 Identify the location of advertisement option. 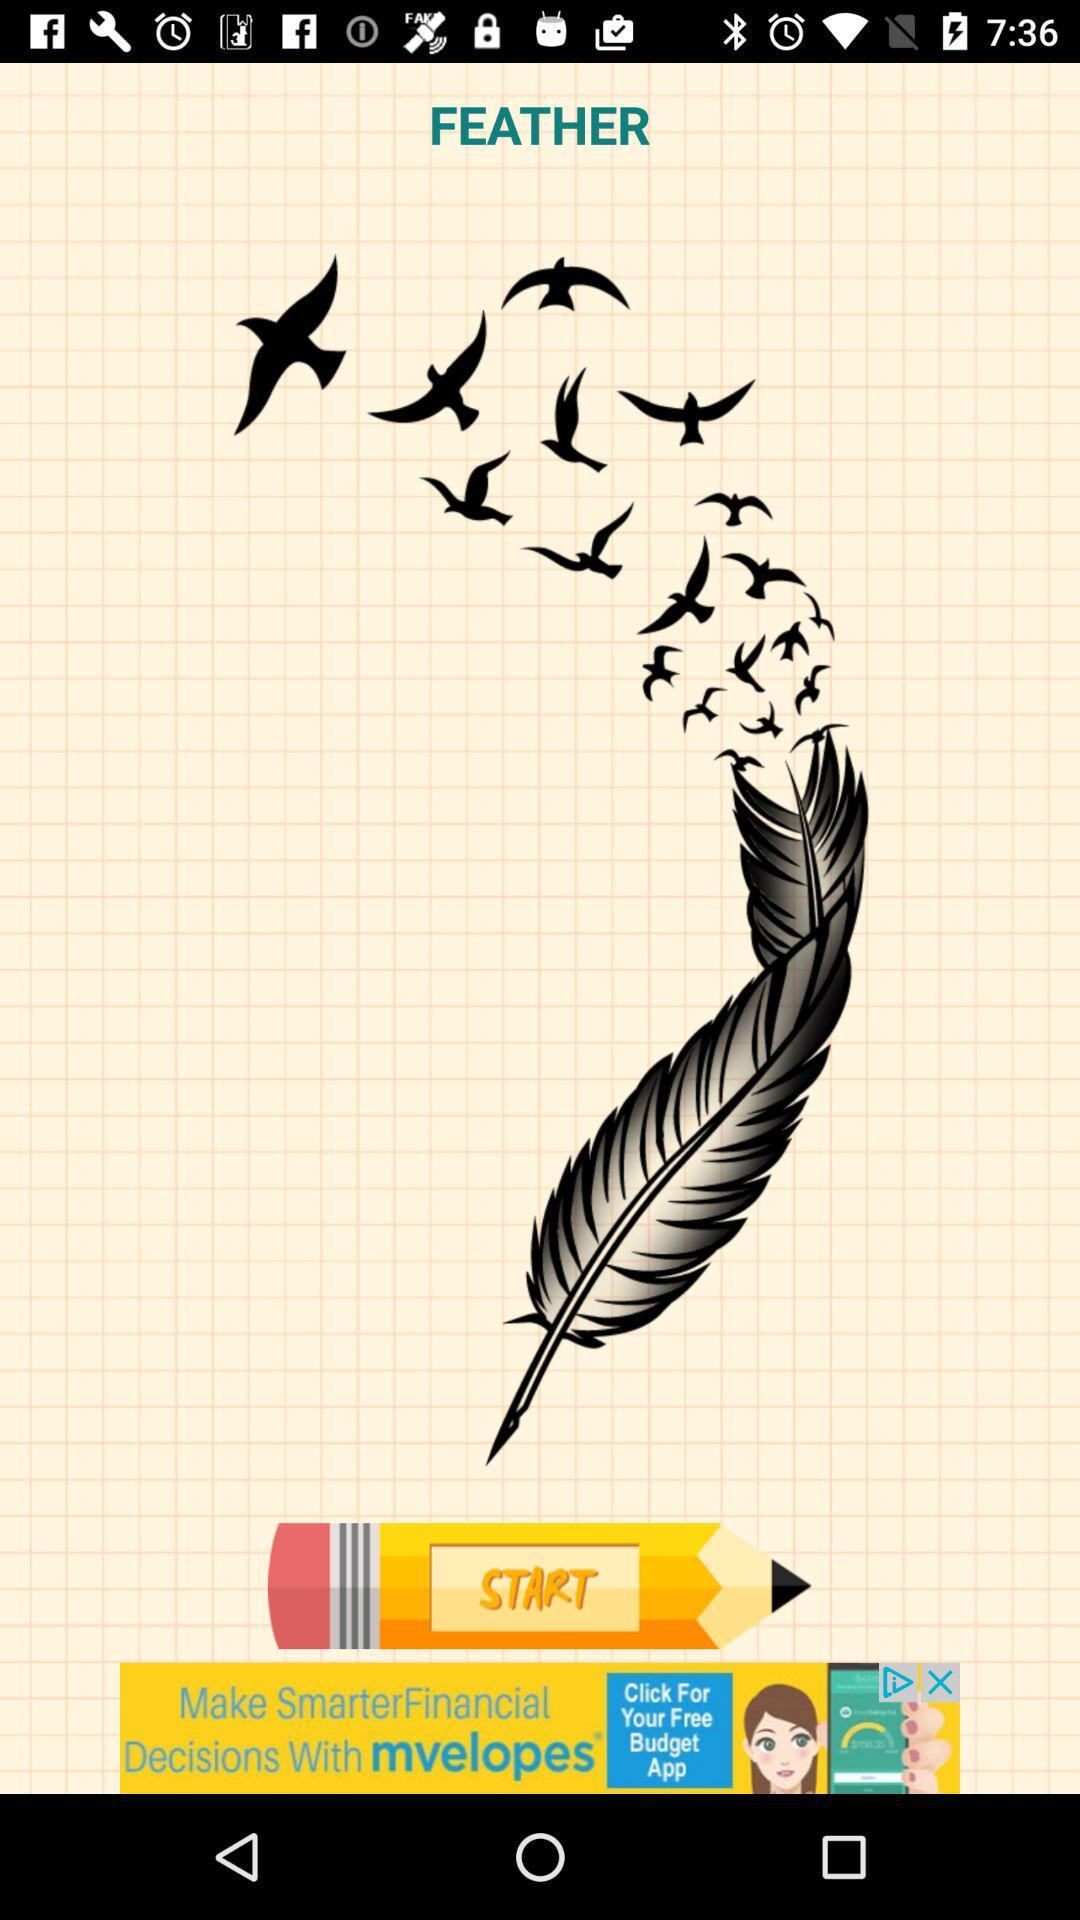
(540, 1727).